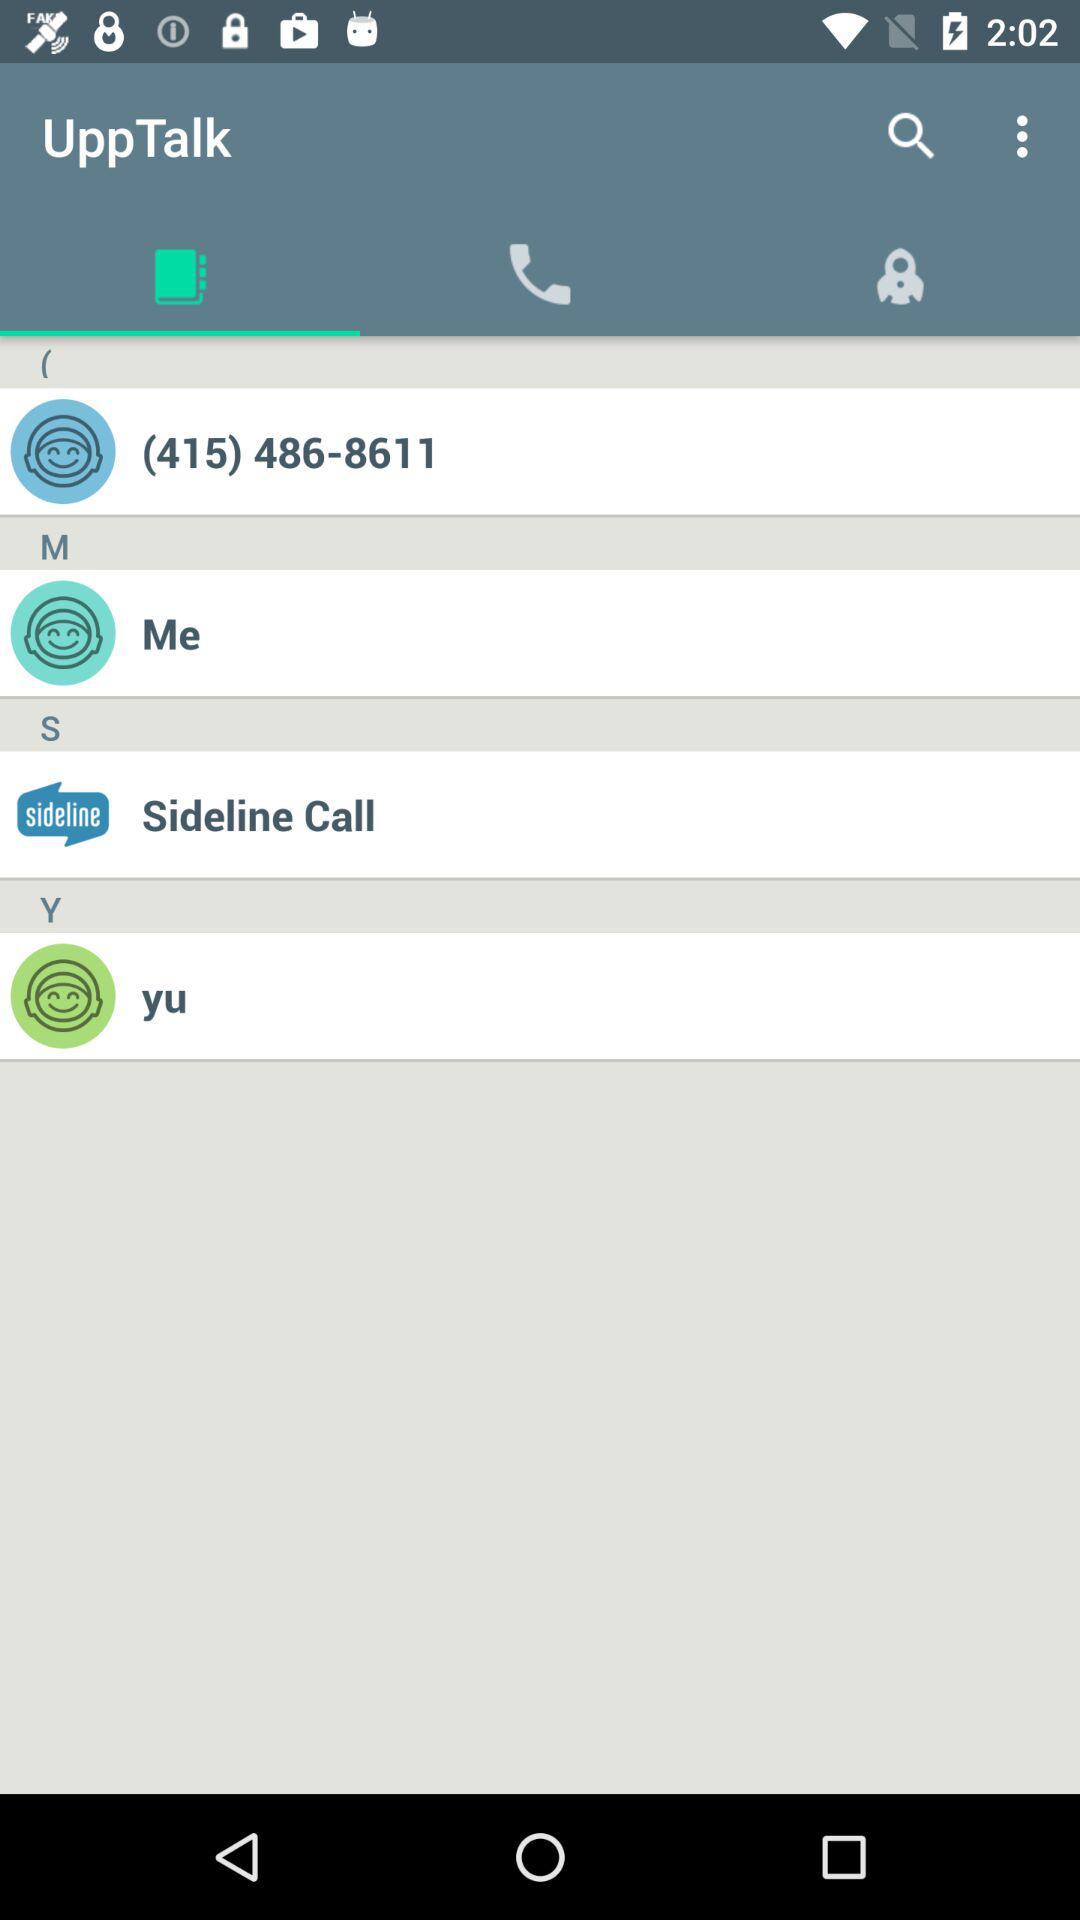 This screenshot has height=1920, width=1080. I want to click on the icon which is left to the phone icon, so click(180, 272).